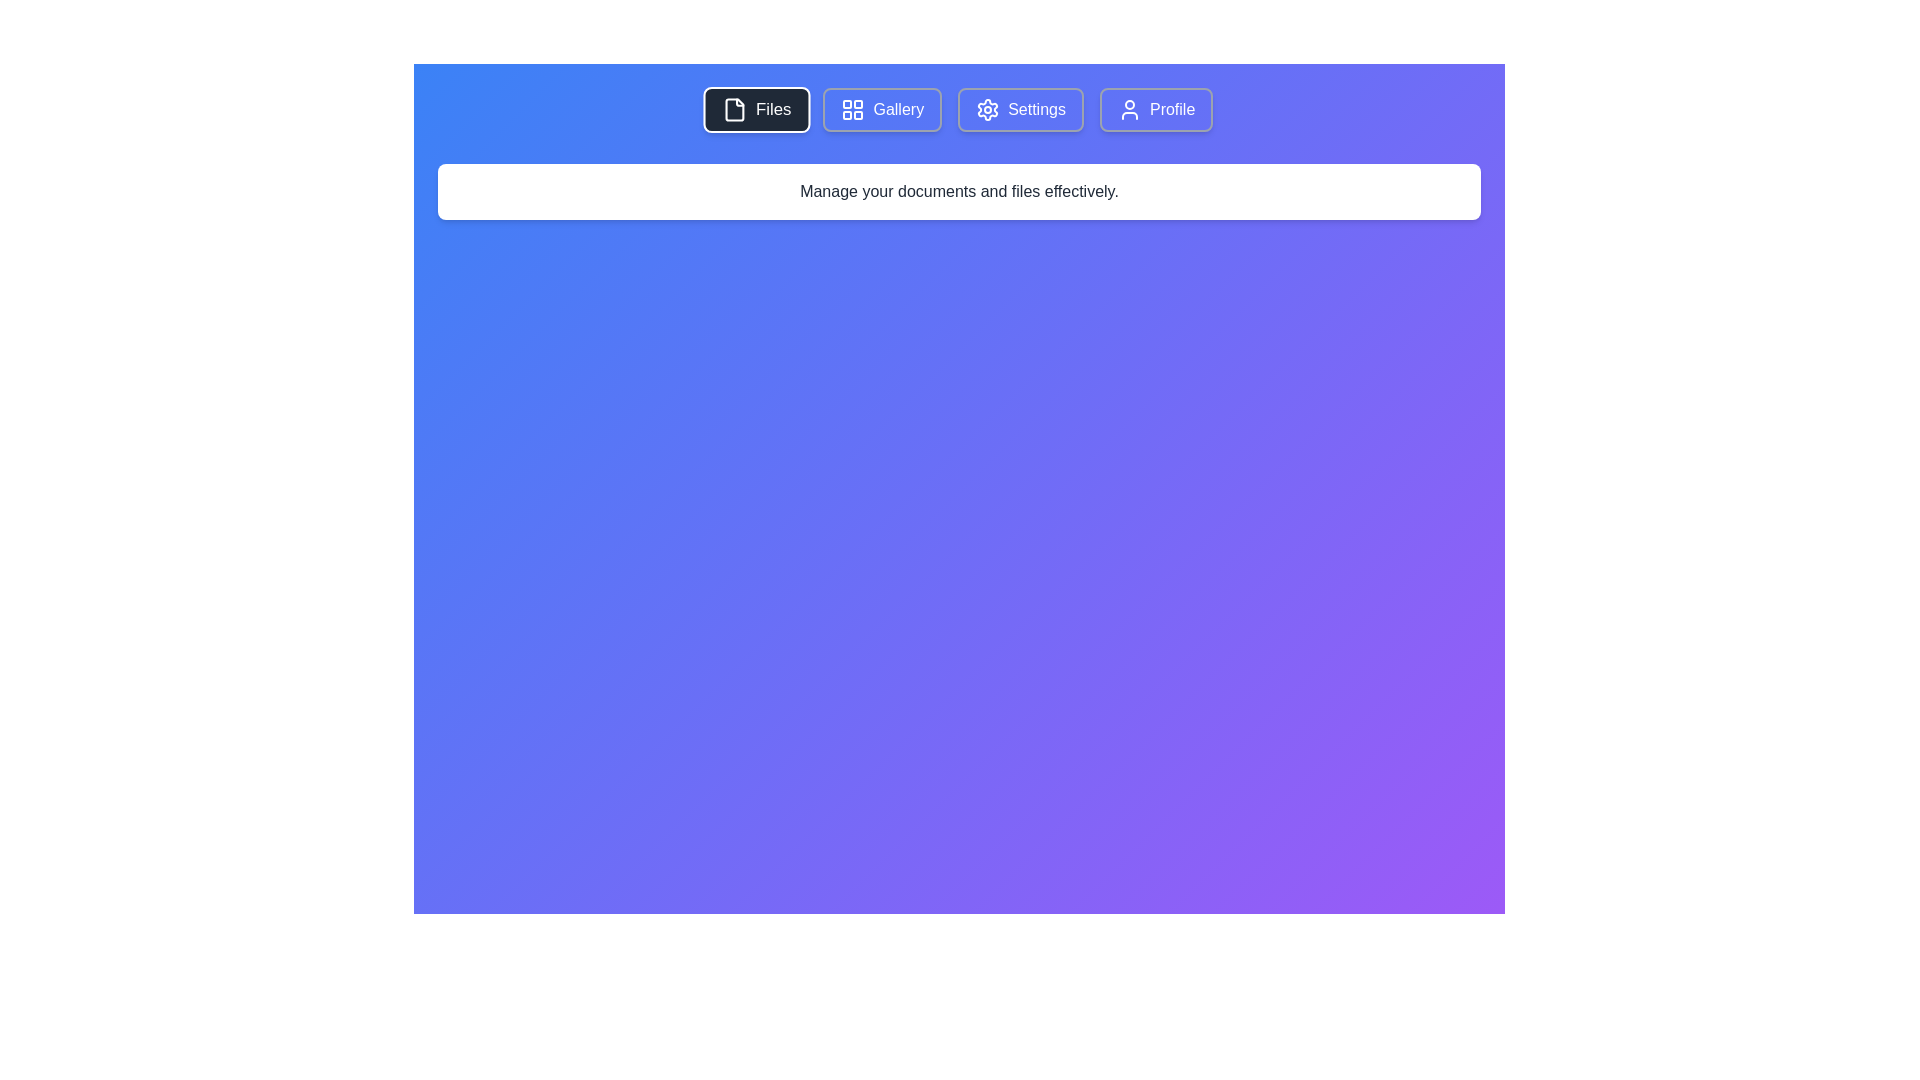  I want to click on the 'Gallery' navigation button in the horizontal navigation bar, so click(881, 110).